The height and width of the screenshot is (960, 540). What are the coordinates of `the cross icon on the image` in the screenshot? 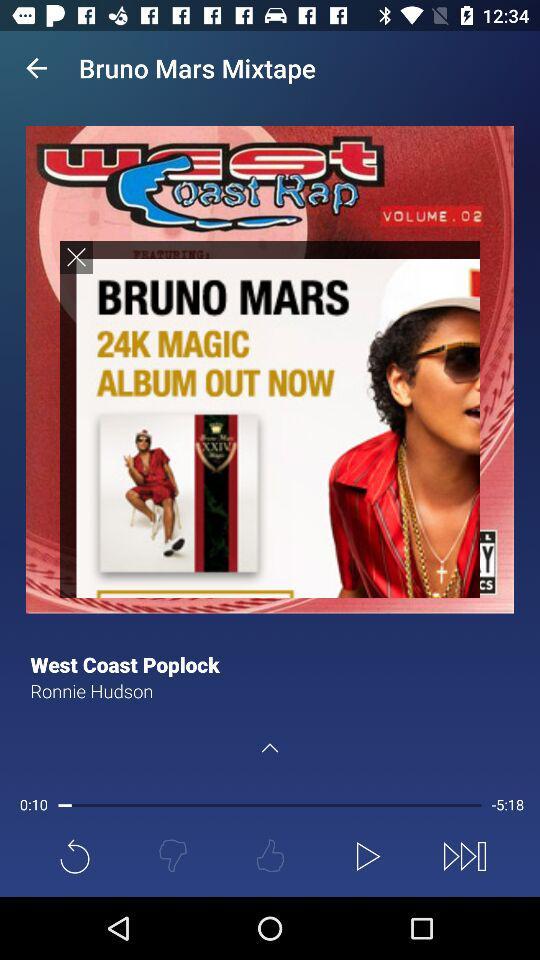 It's located at (75, 256).